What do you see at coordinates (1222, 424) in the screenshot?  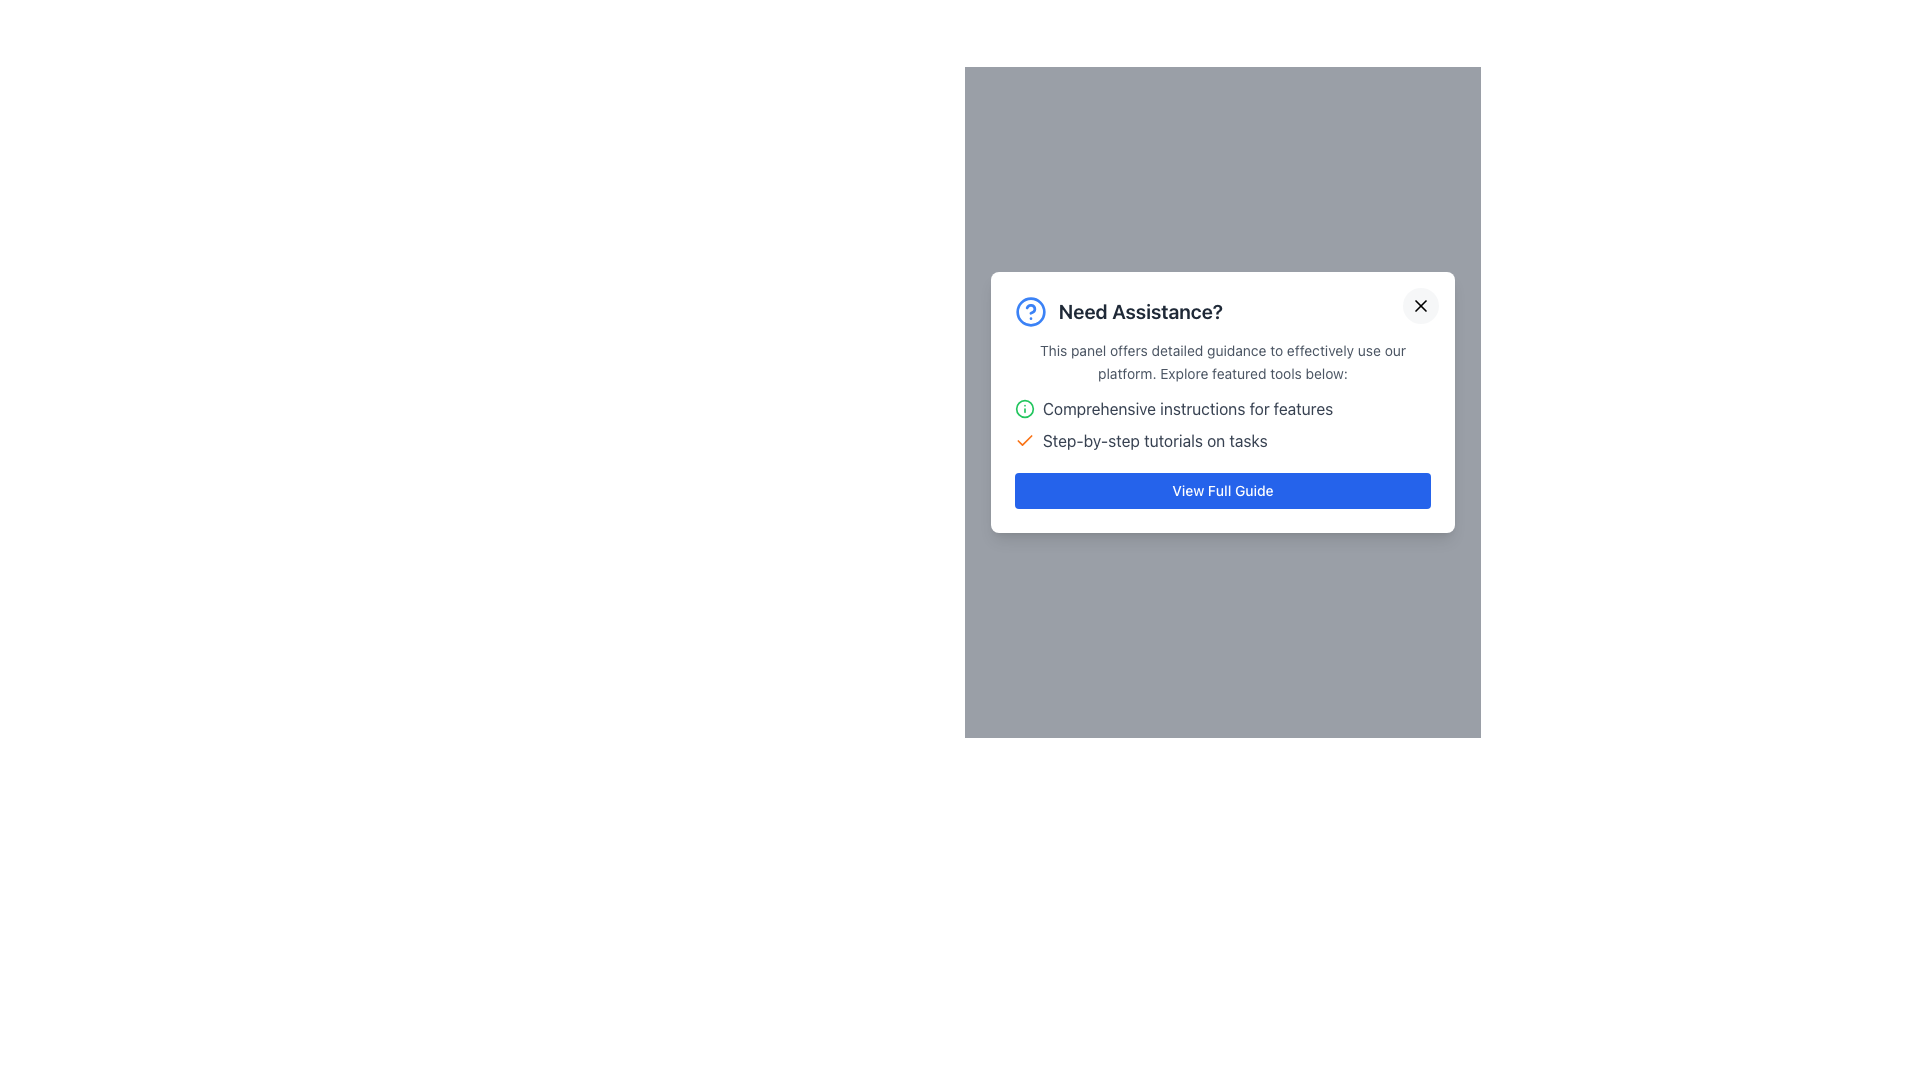 I see `the informational list with icons located within a white, rounded rectangle panel in the center of the modal, below the descriptive text about guidance and above the blue action button labeled 'View Full Guide'` at bounding box center [1222, 424].